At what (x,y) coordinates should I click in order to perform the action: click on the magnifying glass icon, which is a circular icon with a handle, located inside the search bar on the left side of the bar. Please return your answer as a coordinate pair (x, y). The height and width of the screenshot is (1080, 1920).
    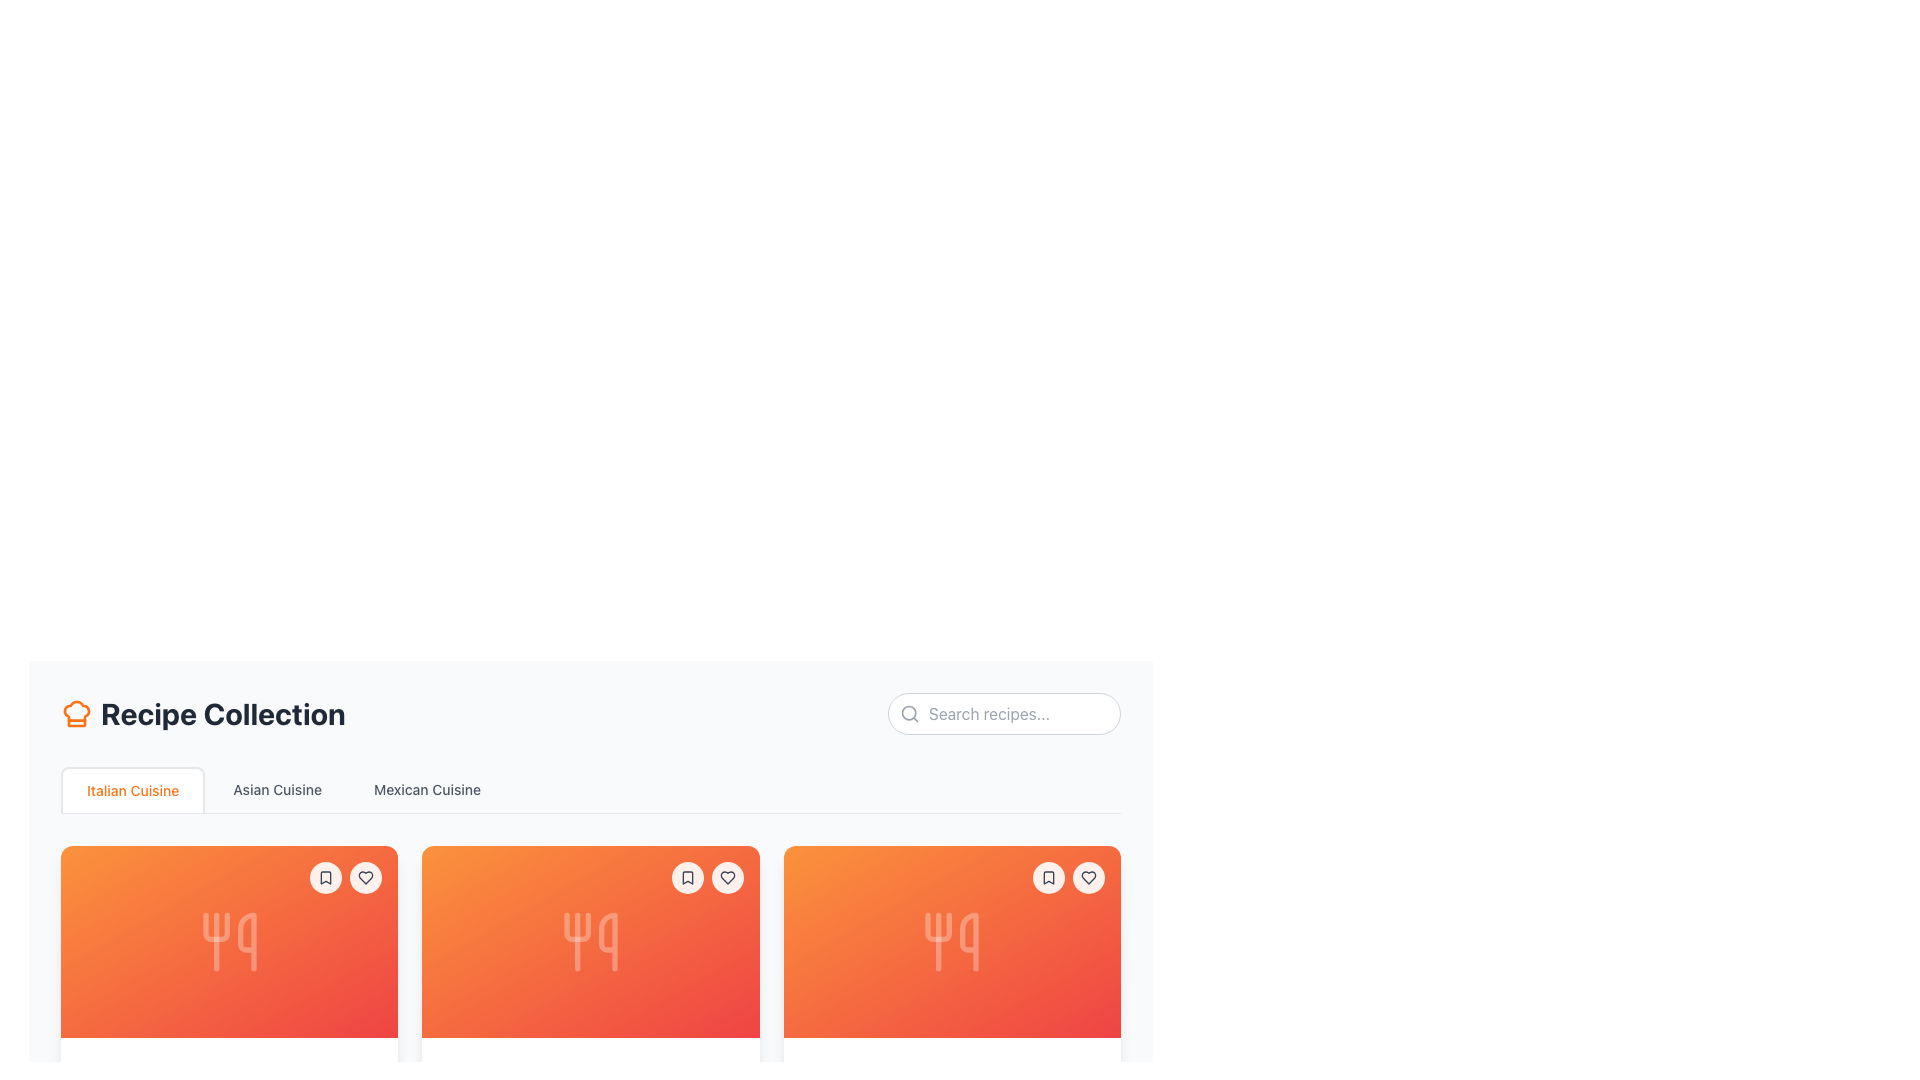
    Looking at the image, I should click on (909, 712).